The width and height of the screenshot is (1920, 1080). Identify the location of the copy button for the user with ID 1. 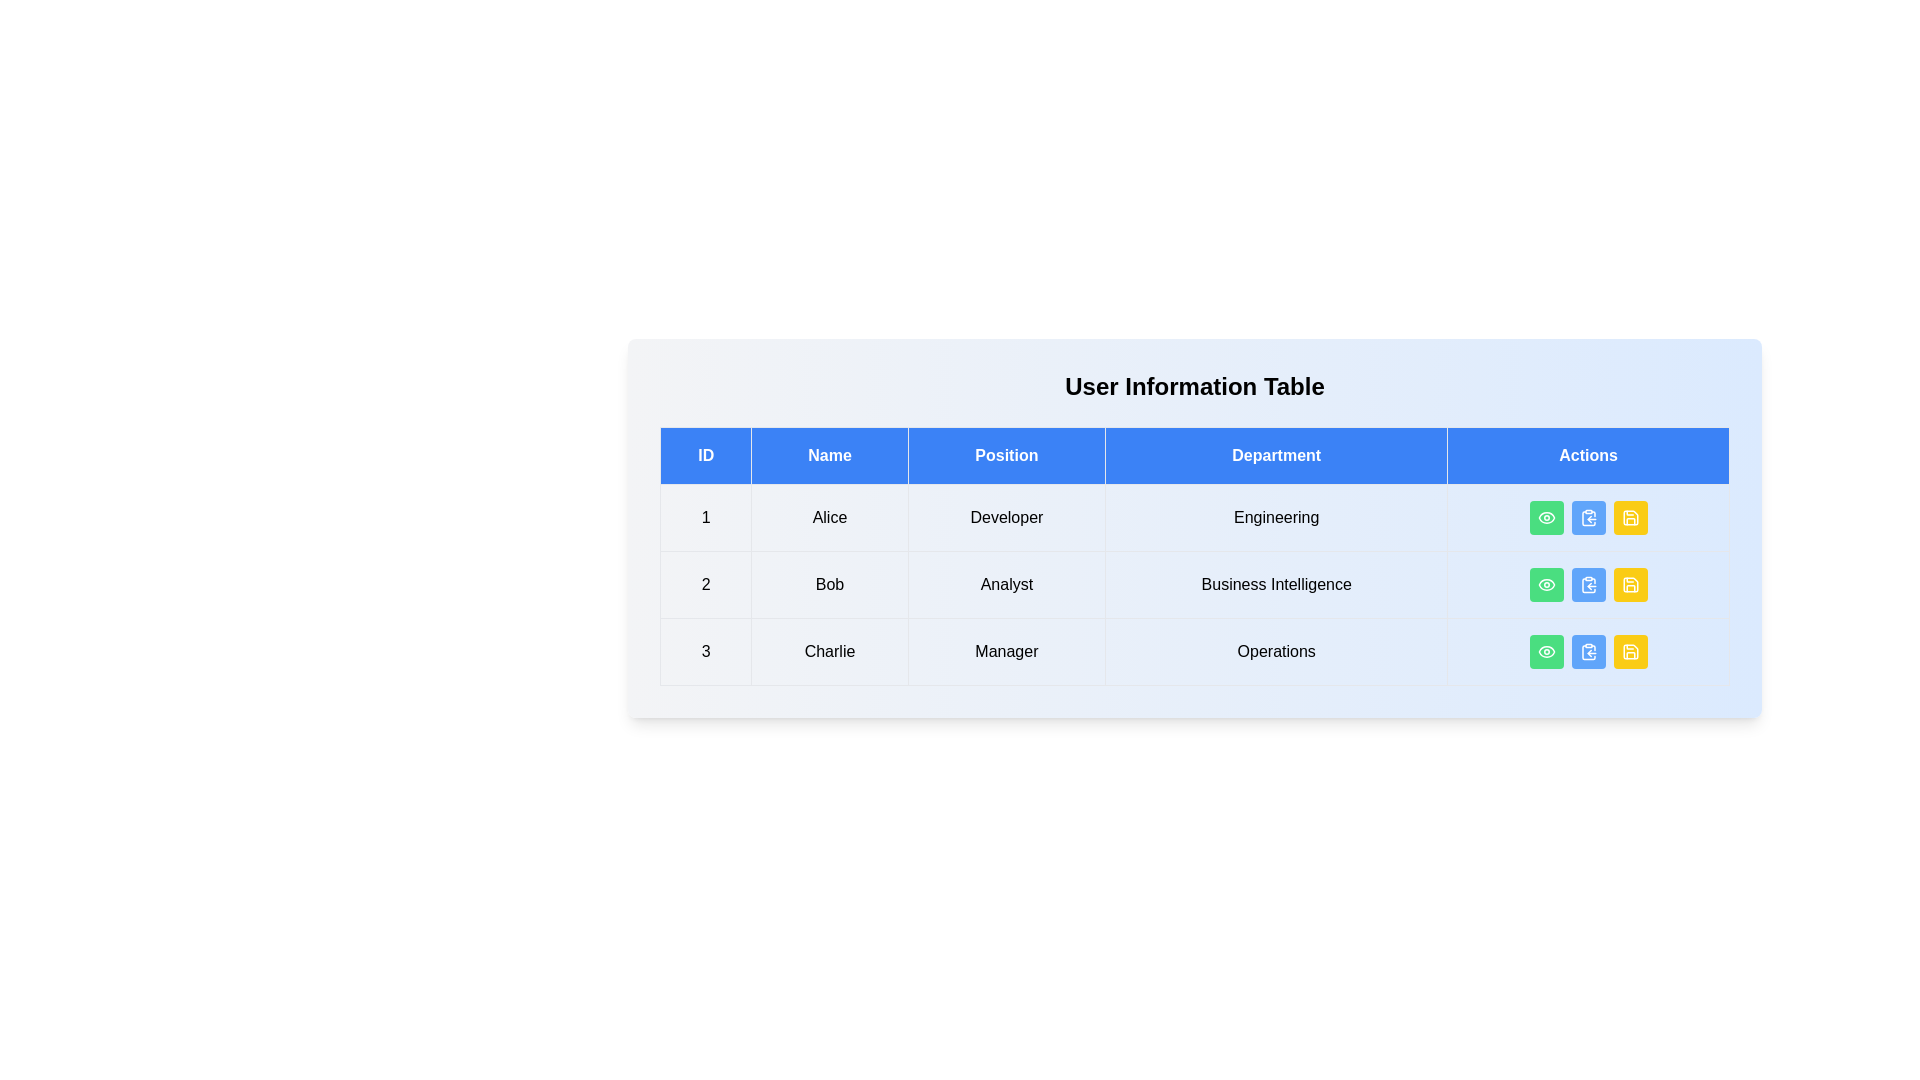
(1587, 516).